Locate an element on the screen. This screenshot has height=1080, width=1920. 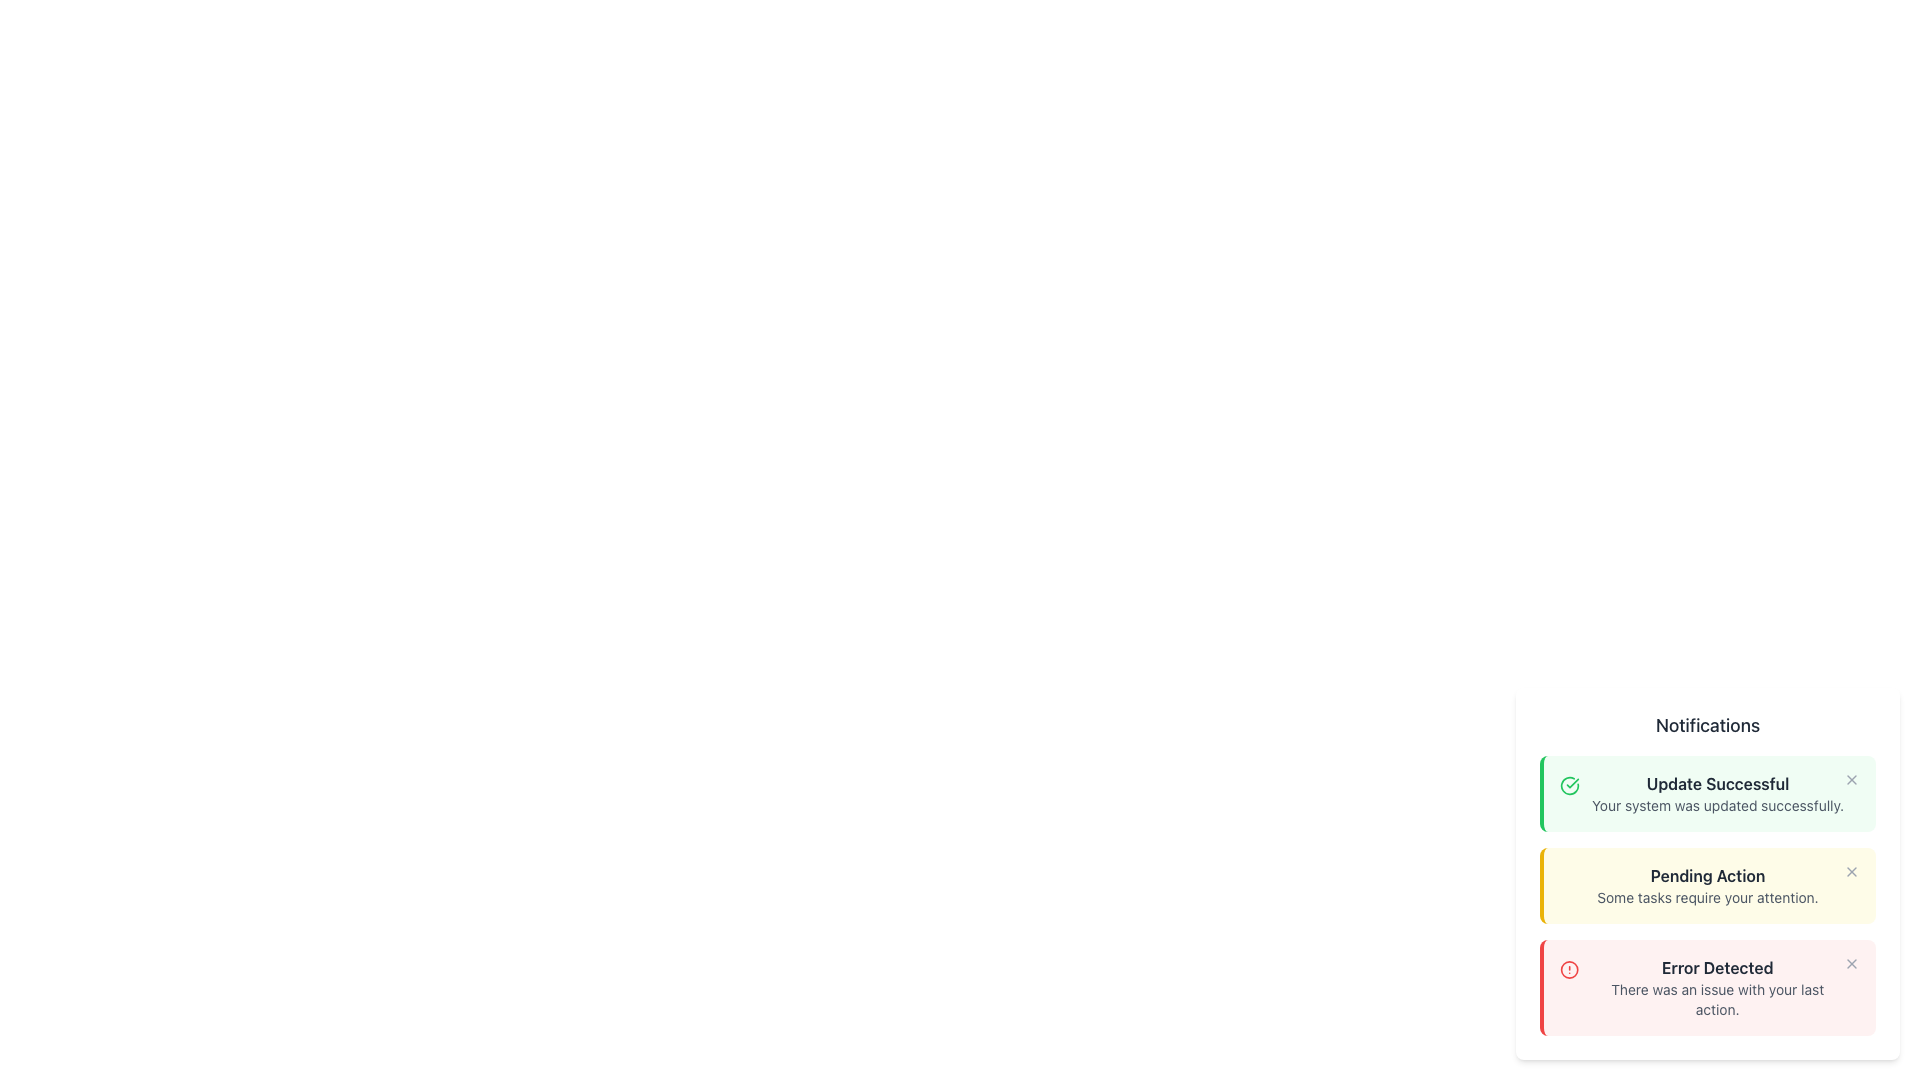
information provided in the Text Label located below the 'Pending Action' header in the notification card is located at coordinates (1707, 897).